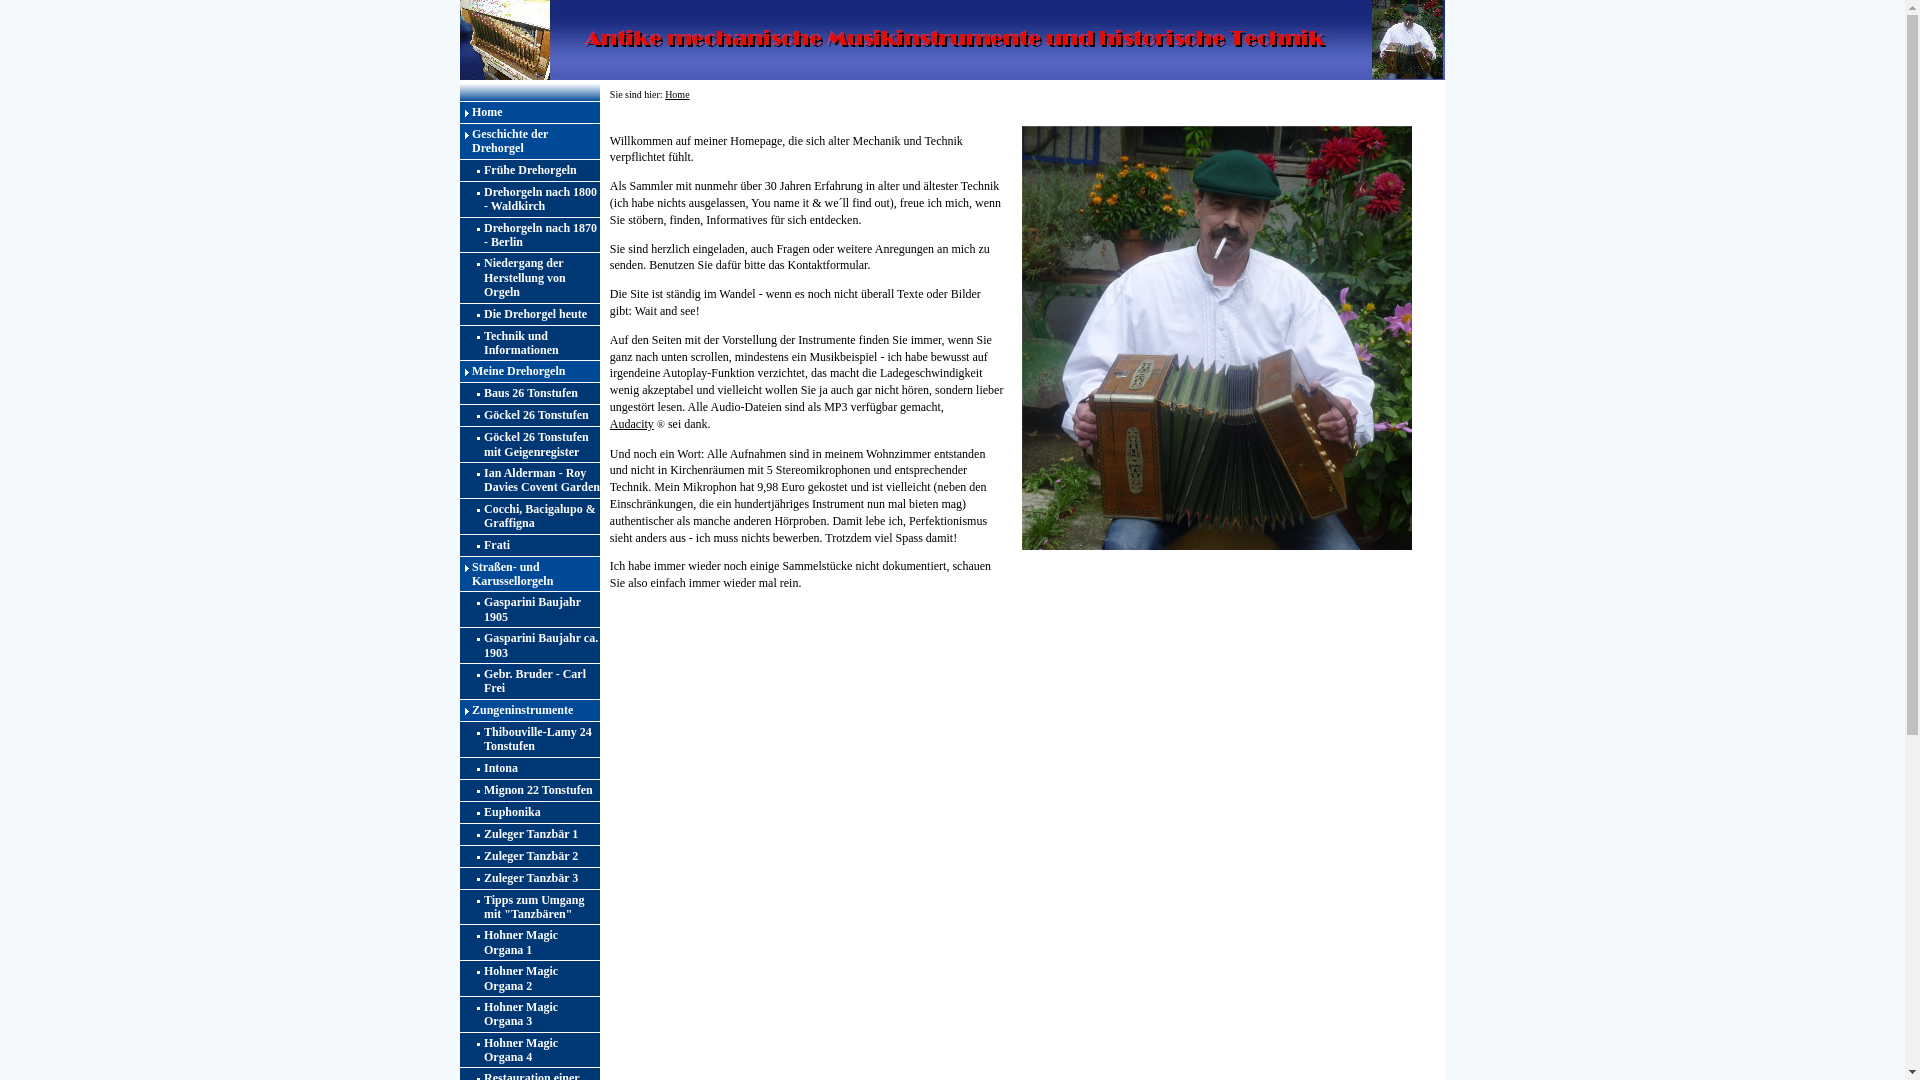  I want to click on 'Home', so click(529, 112).